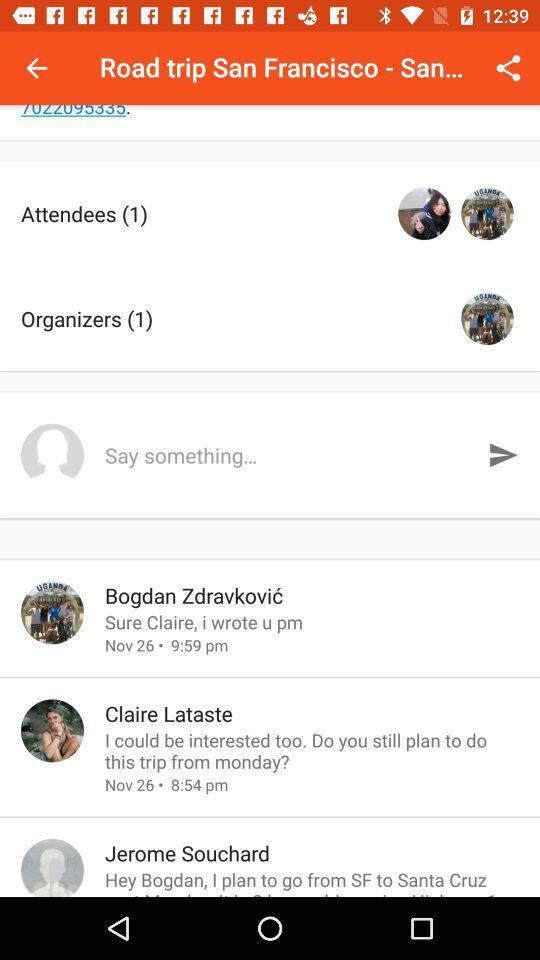  I want to click on i could be icon, so click(312, 749).